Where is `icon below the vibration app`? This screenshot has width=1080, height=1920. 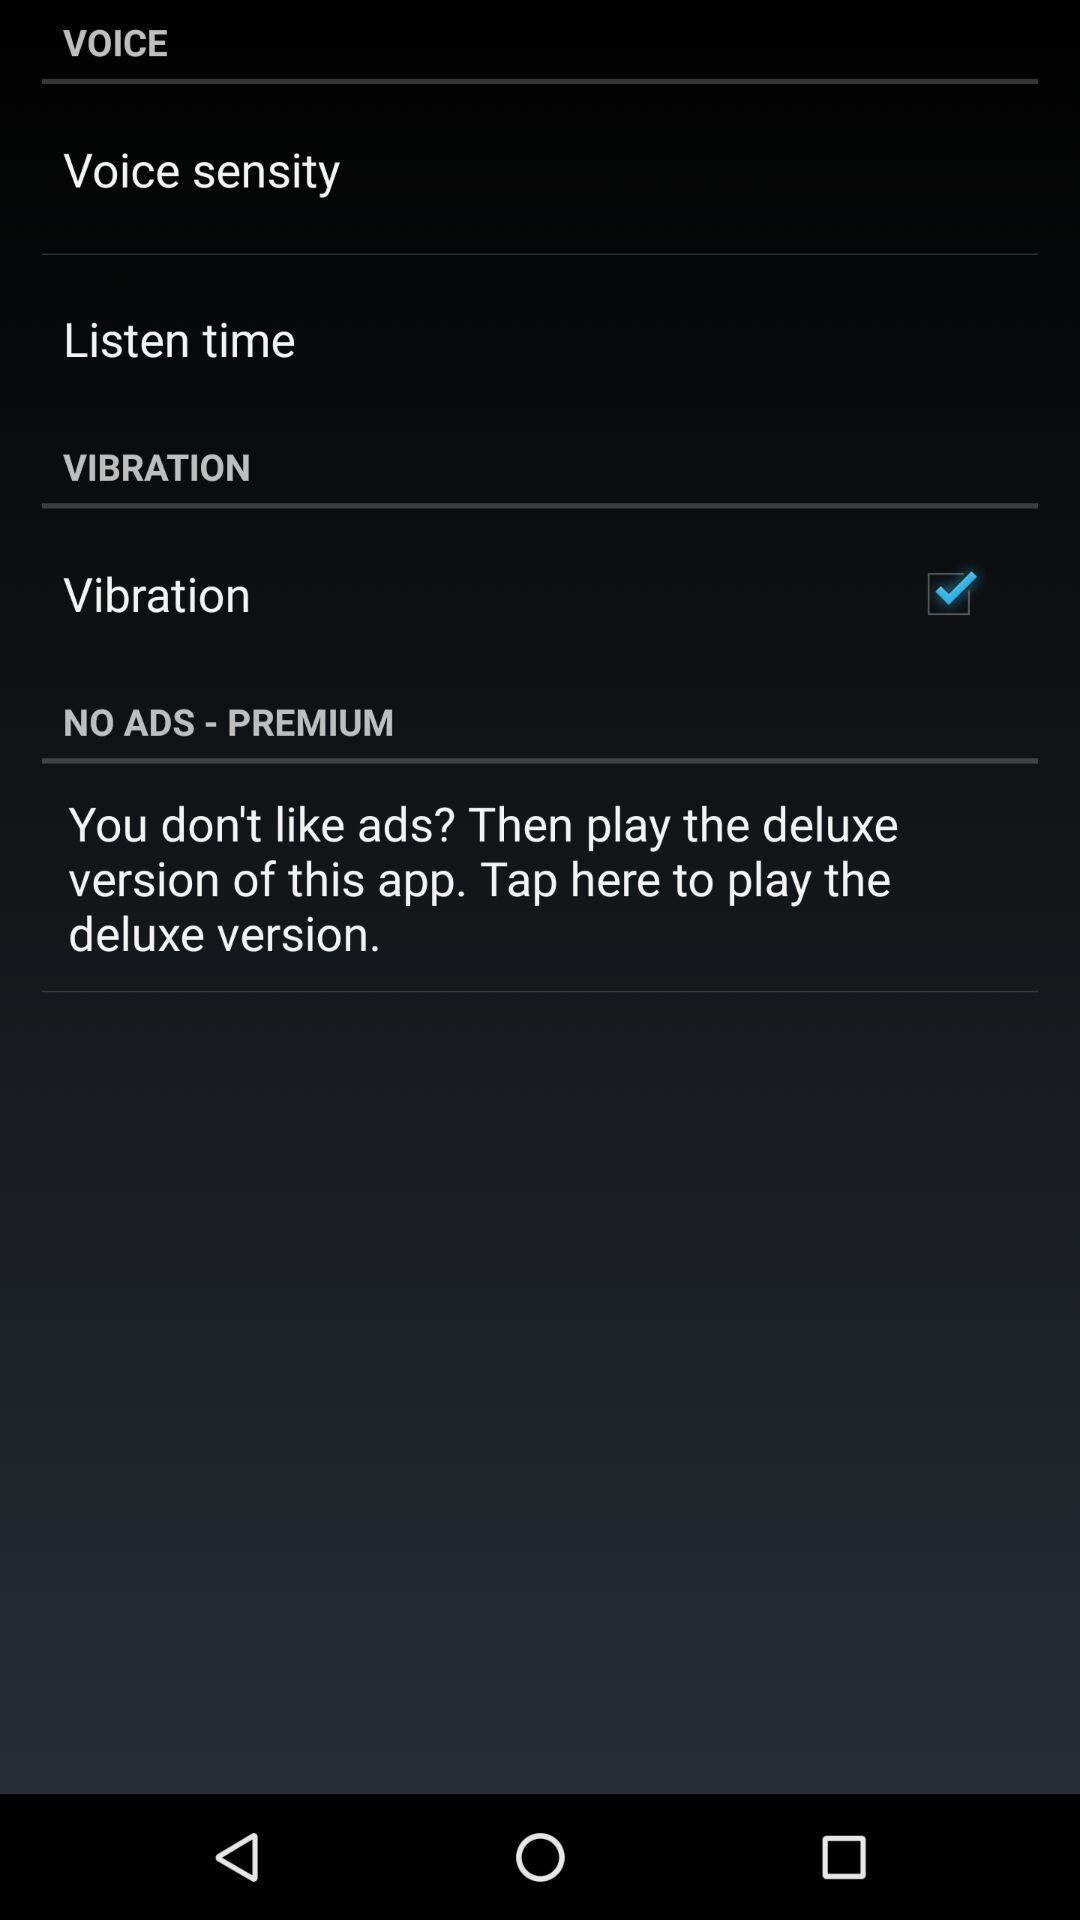
icon below the vibration app is located at coordinates (947, 593).